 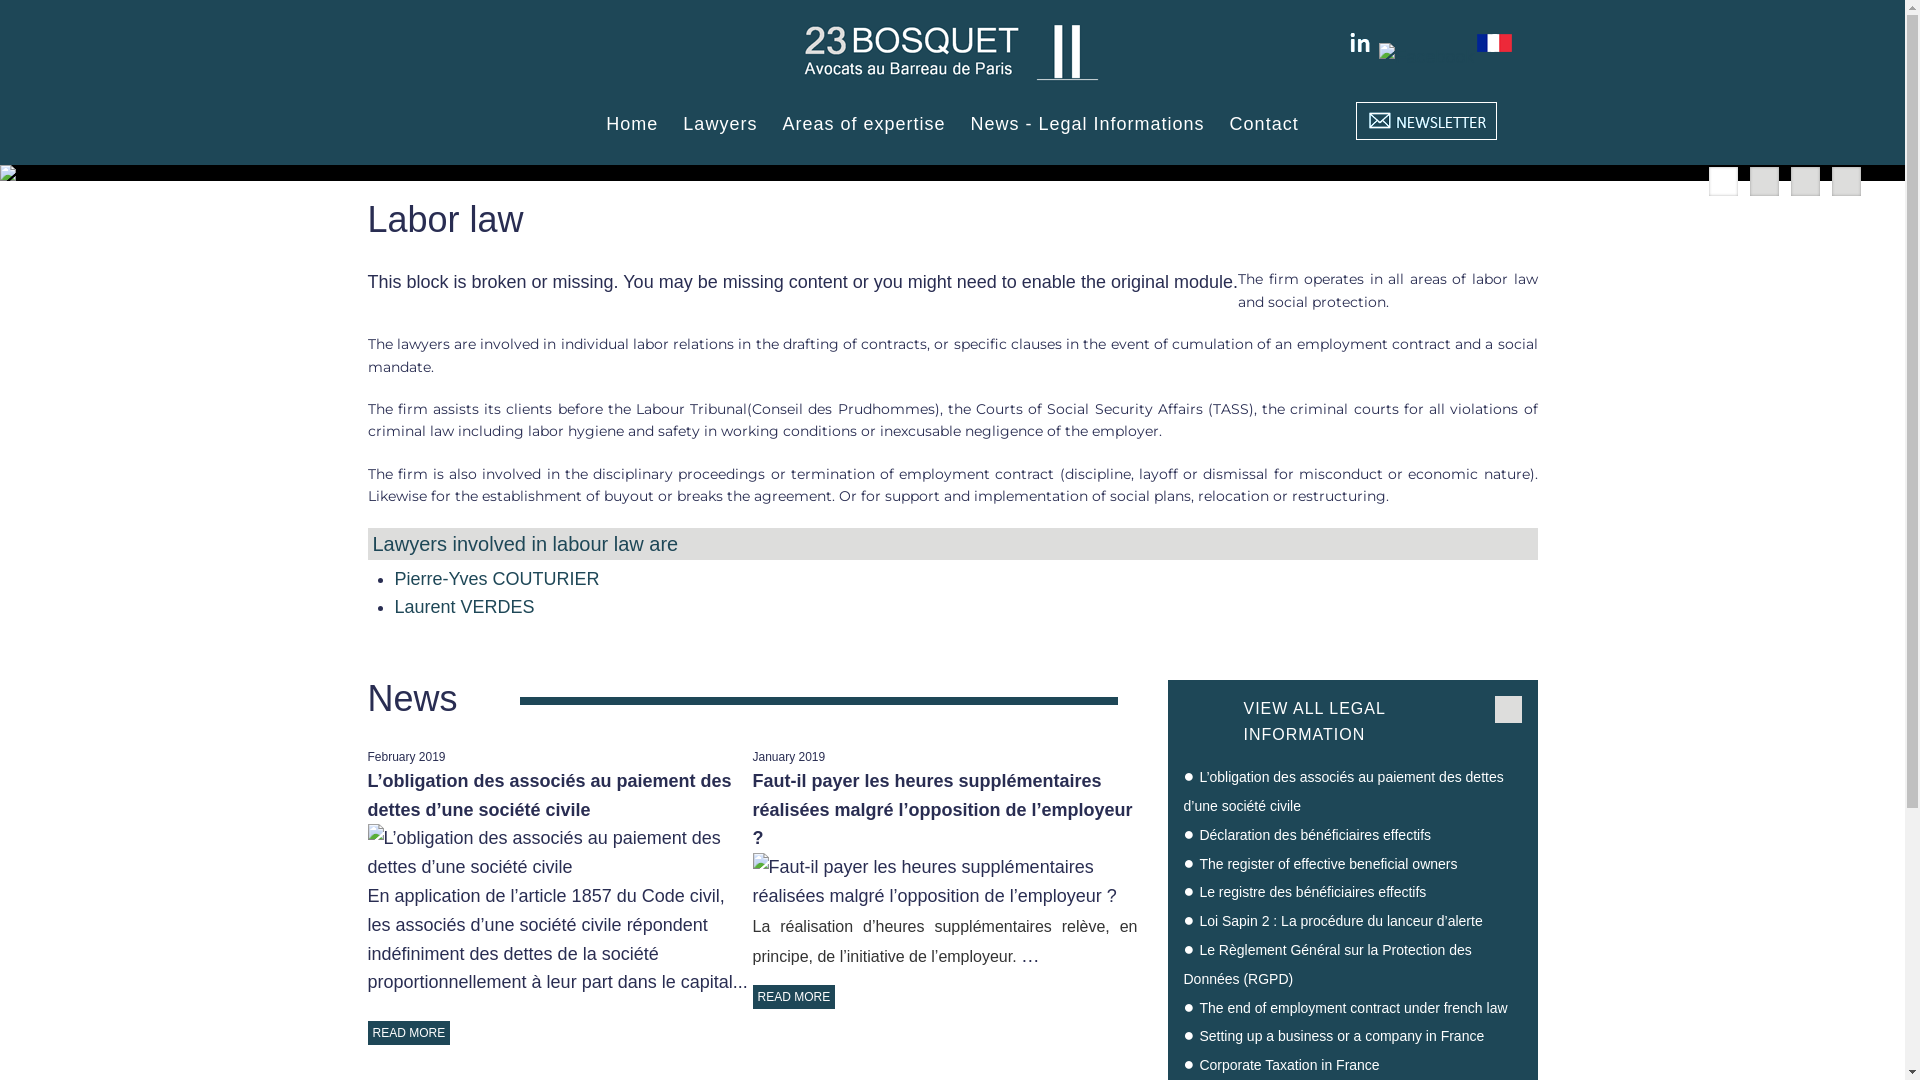 I want to click on 'Setting up a business or a company in France', so click(x=1341, y=1035).